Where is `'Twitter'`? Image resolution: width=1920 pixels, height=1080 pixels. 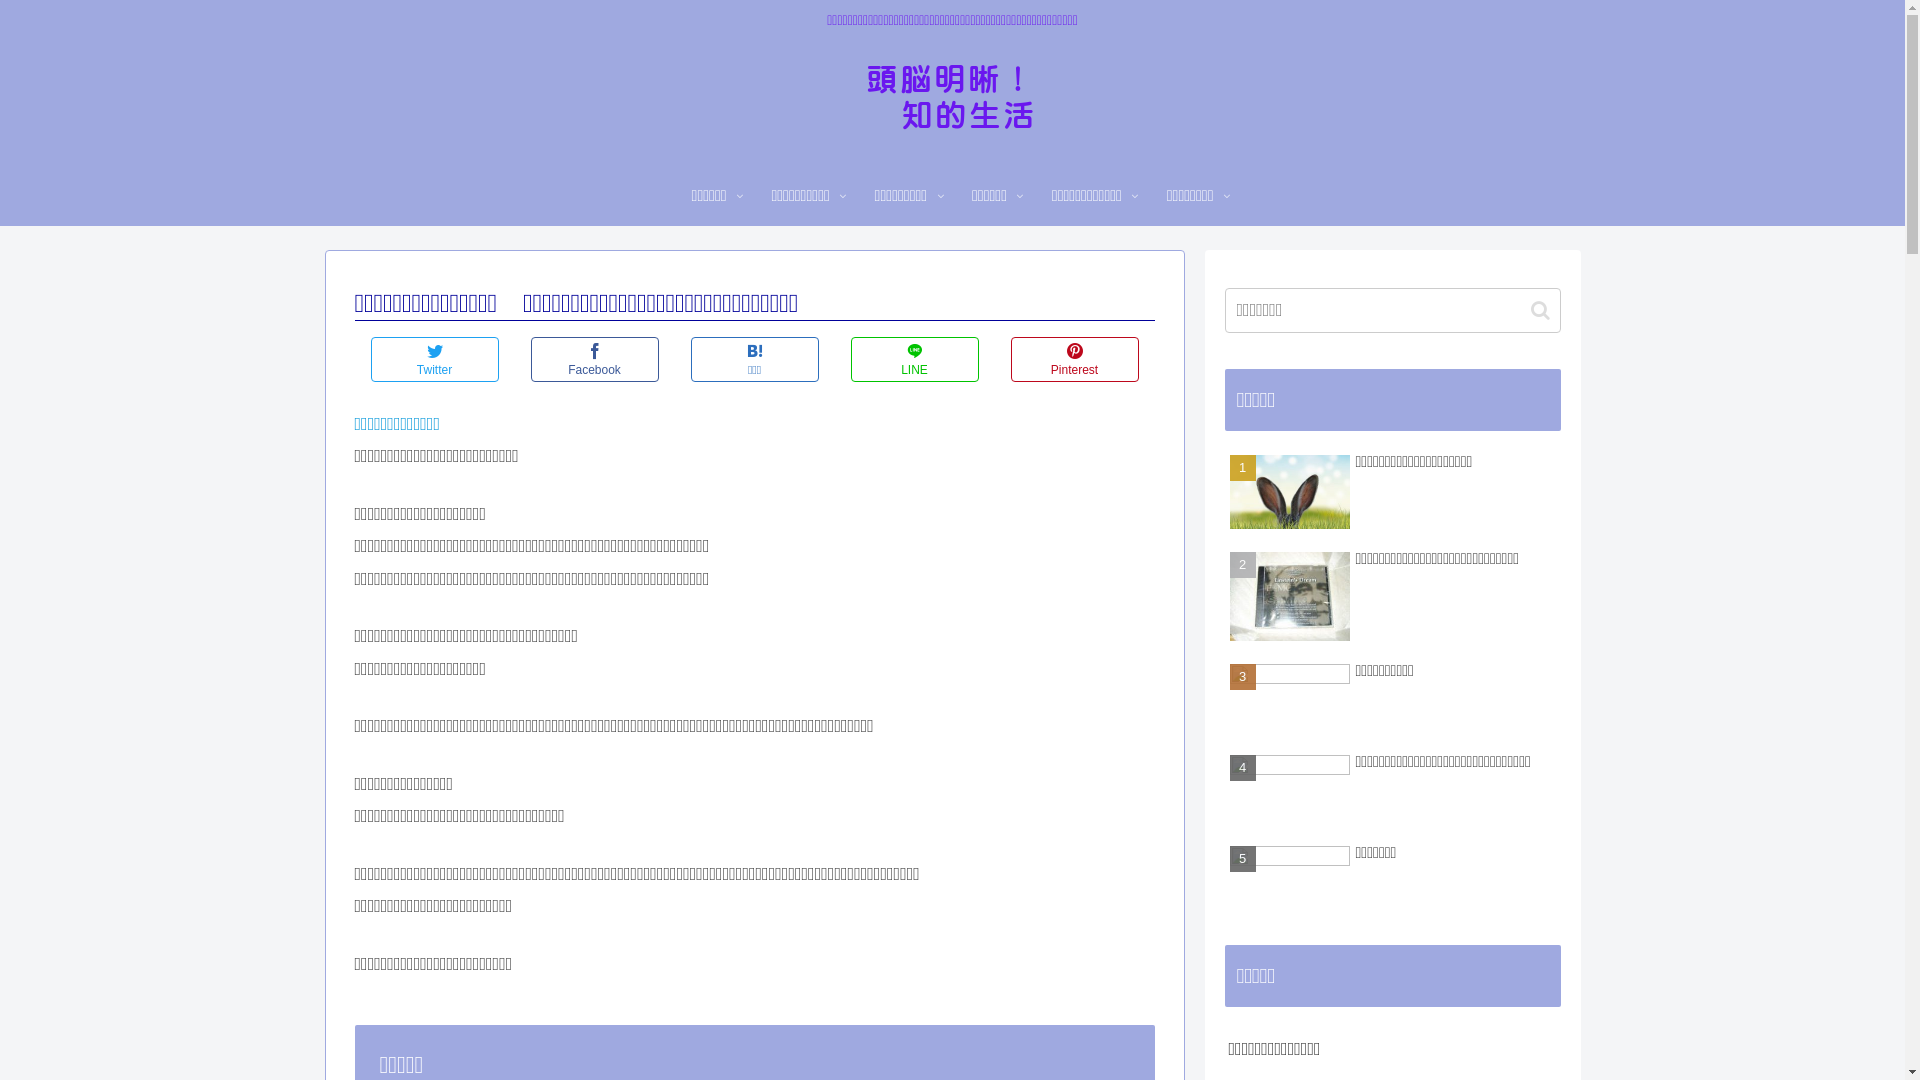 'Twitter' is located at coordinates (369, 358).